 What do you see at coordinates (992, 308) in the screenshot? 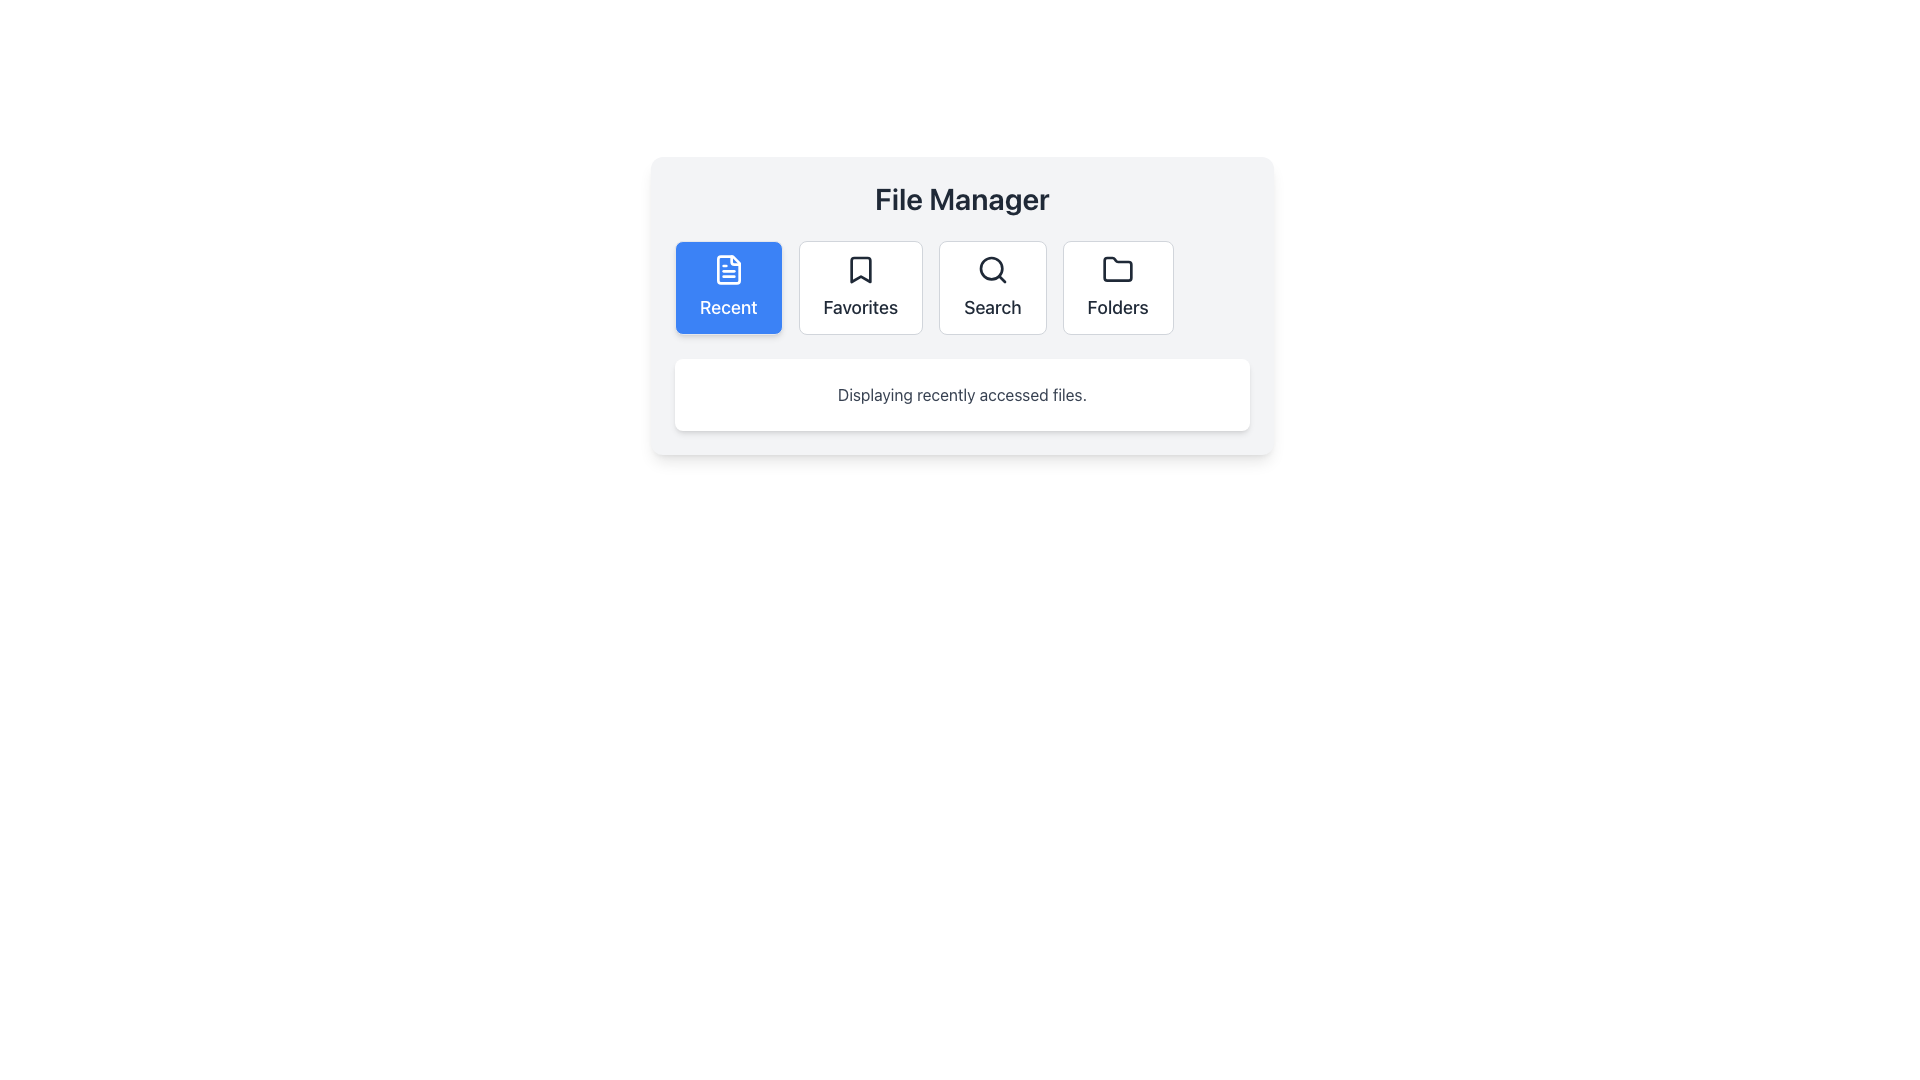
I see `the 'Search' text label, which is the third element in the 'File Manager' interface, positioned vertically below the magnifying glass icon` at bounding box center [992, 308].